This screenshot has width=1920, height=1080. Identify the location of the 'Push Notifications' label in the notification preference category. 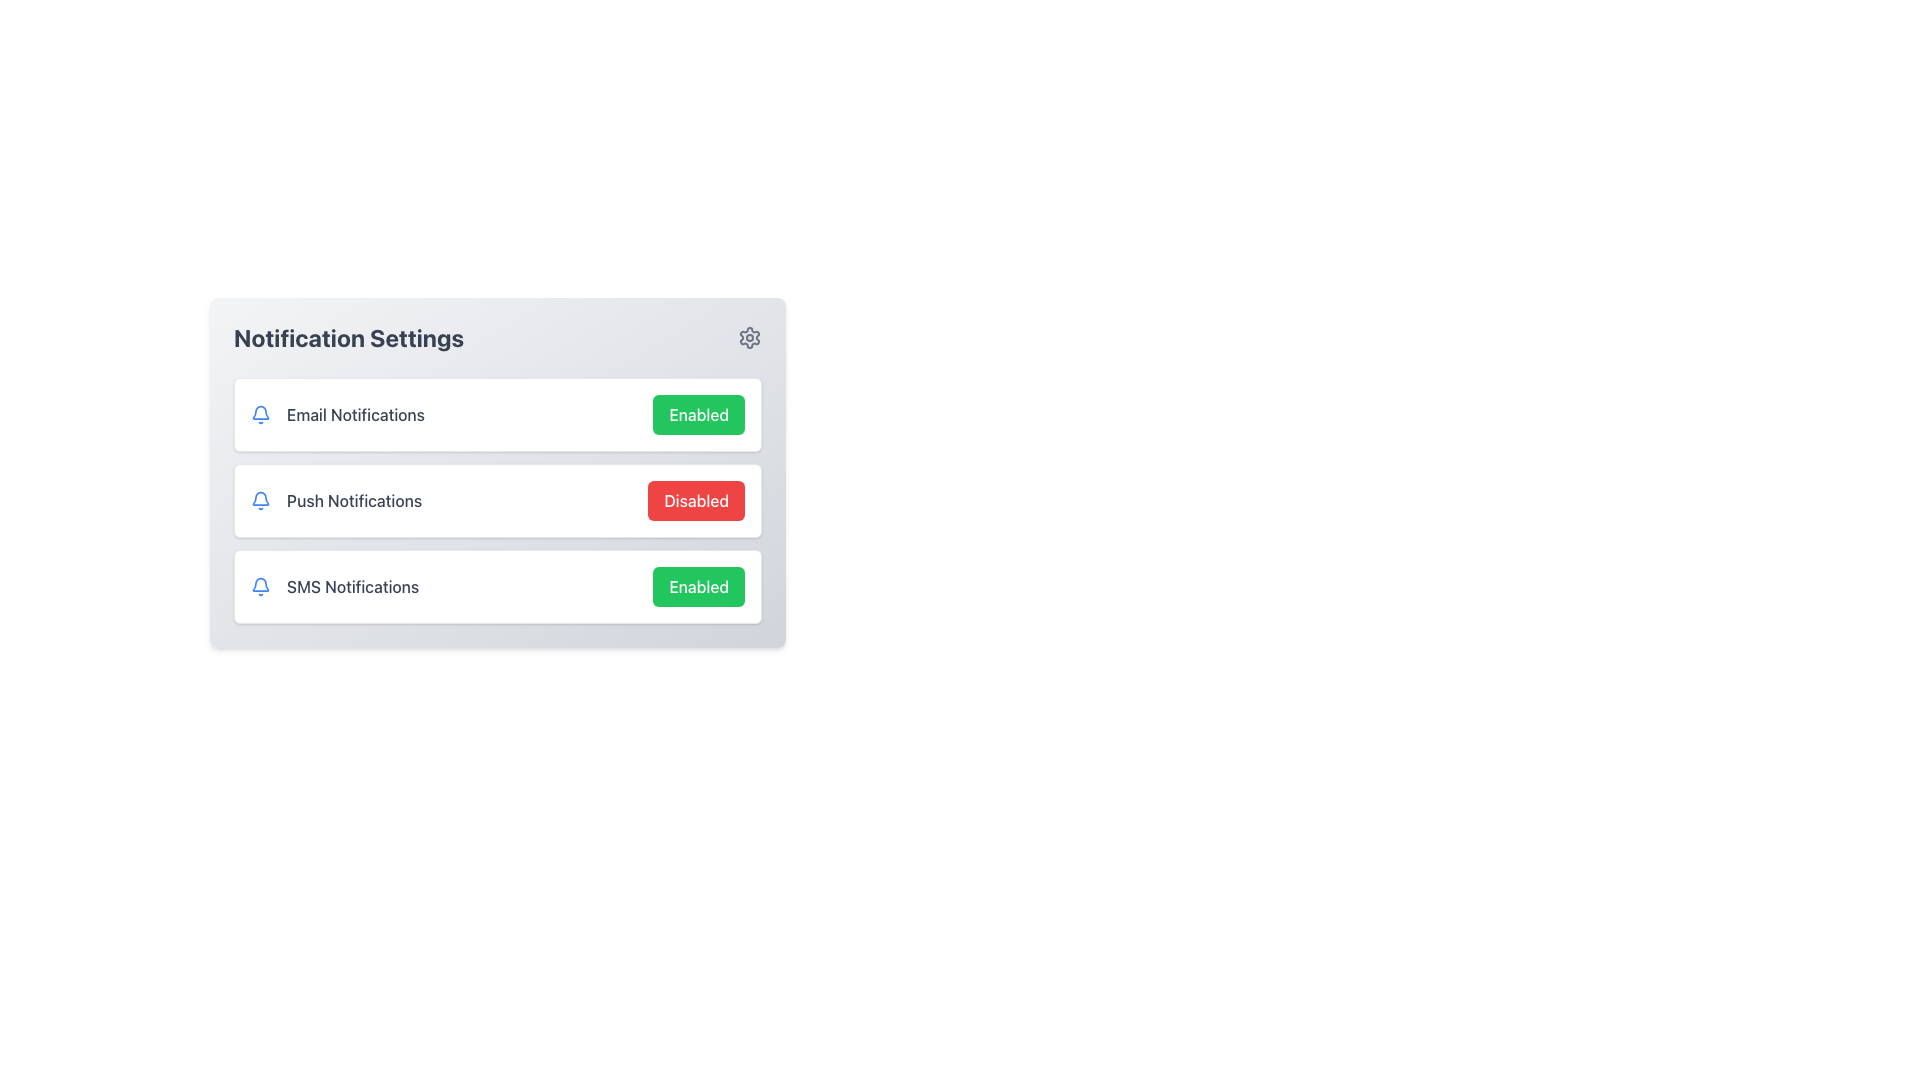
(354, 500).